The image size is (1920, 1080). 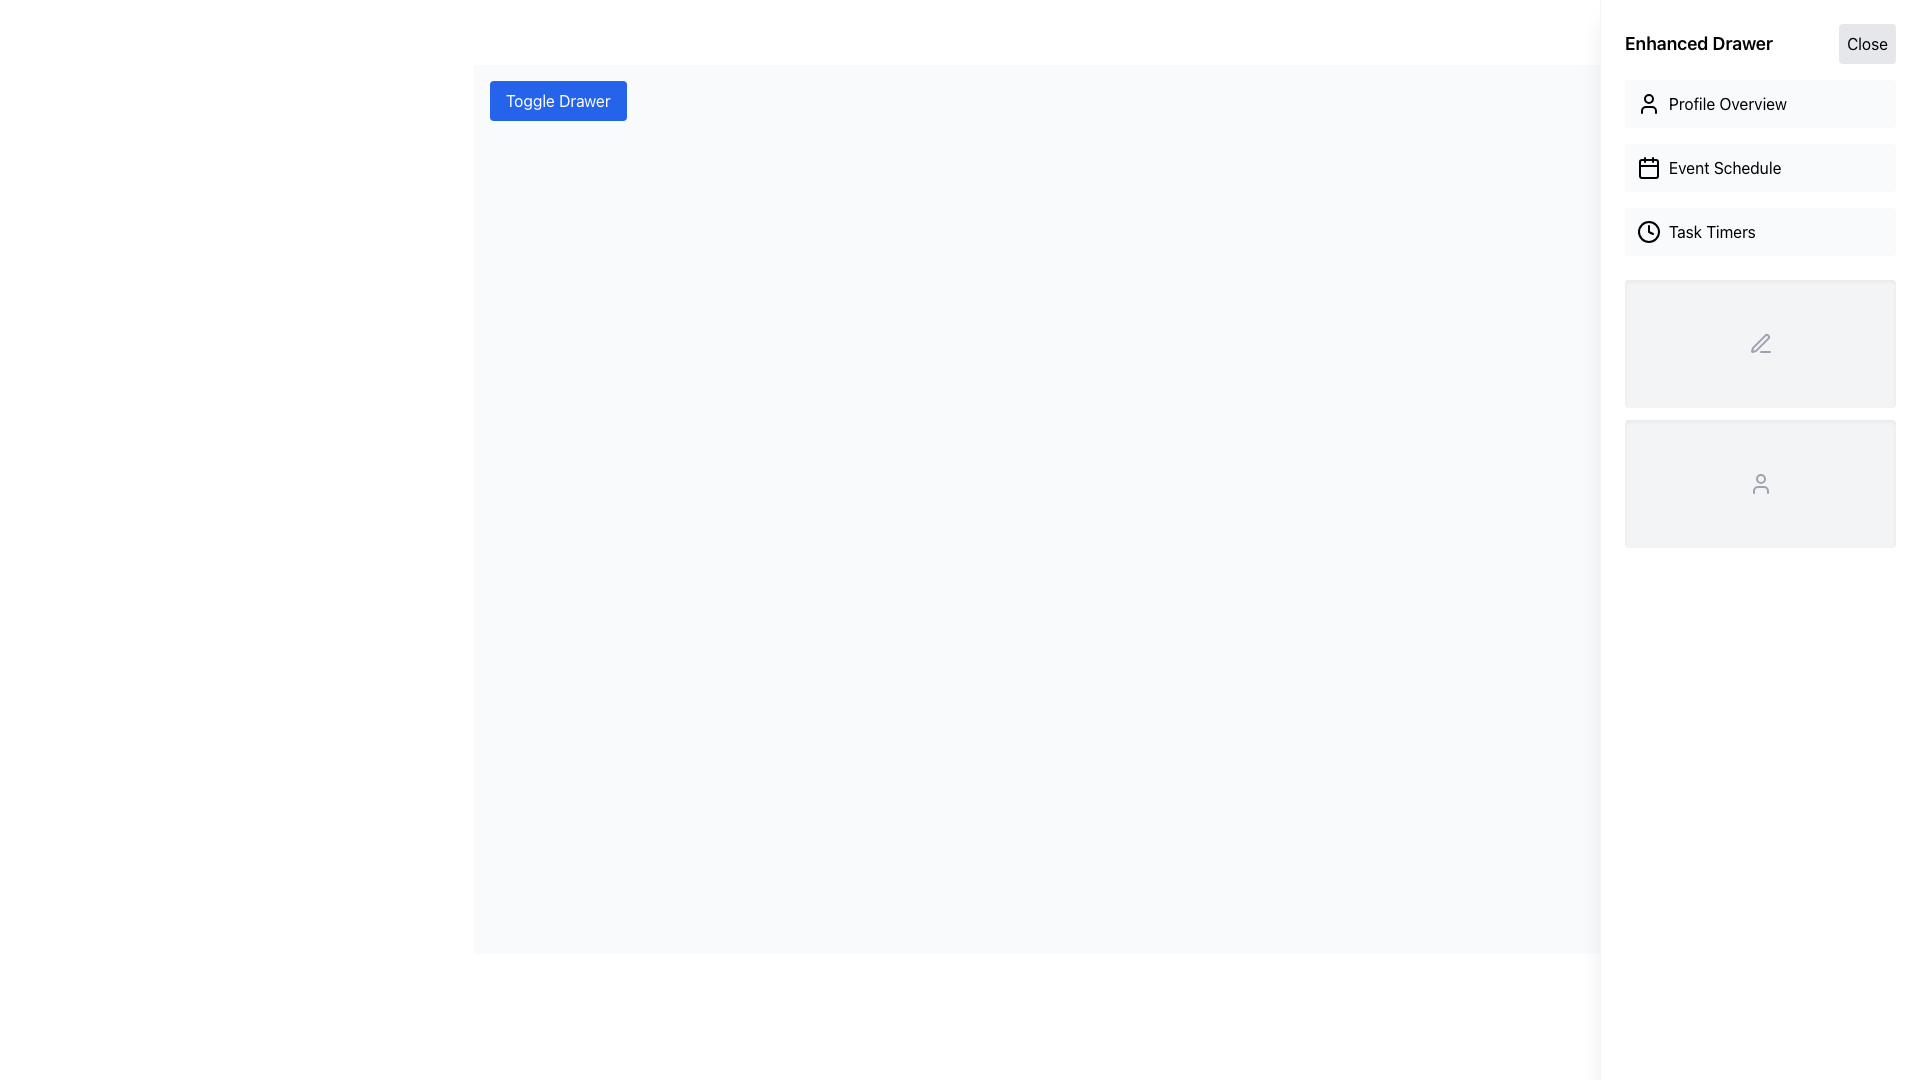 What do you see at coordinates (1649, 168) in the screenshot?
I see `the background rectangle of the calendar icon, which is part of the 'Event Schedule' item in the 'Enhanced Drawer' sidebar` at bounding box center [1649, 168].